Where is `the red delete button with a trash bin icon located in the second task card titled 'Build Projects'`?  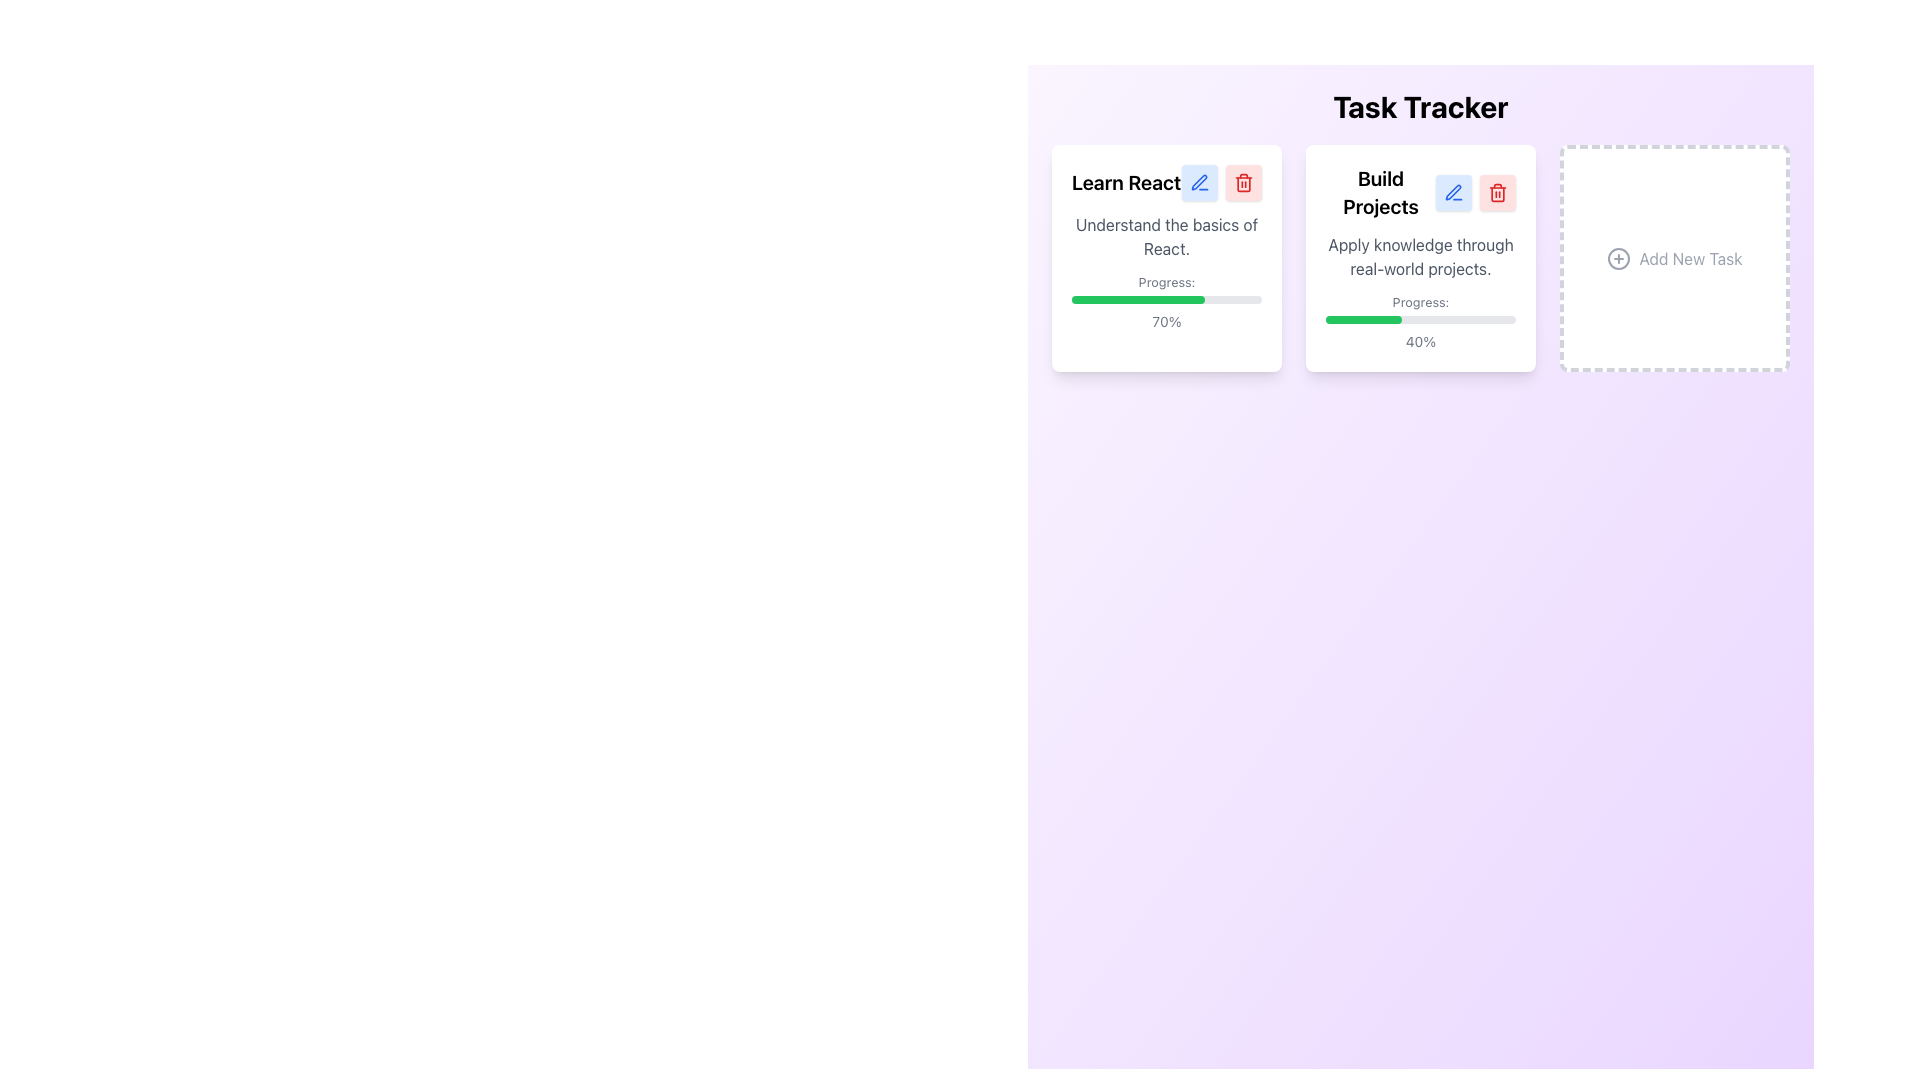
the red delete button with a trash bin icon located in the second task card titled 'Build Projects' is located at coordinates (1497, 192).